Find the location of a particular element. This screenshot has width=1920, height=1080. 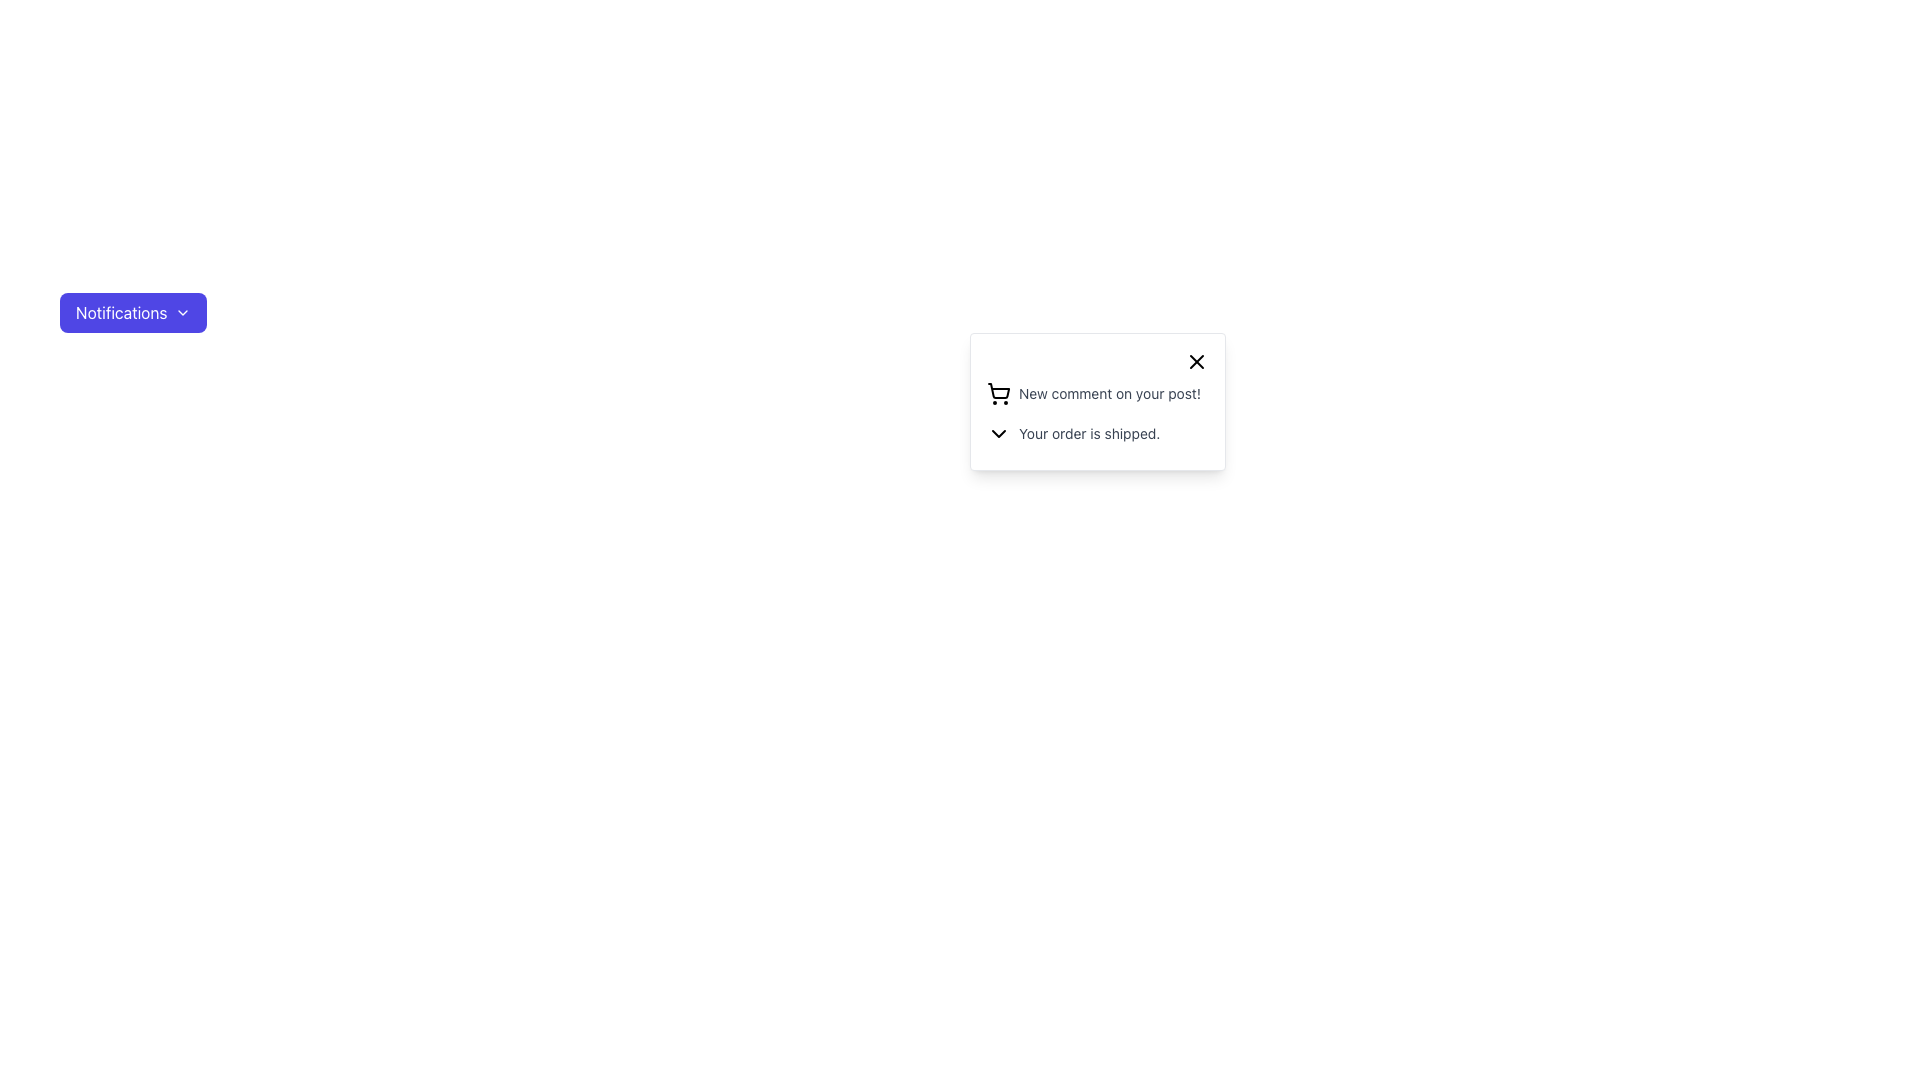

the first notification item in the dropdown that indicates a new comment on the user's post is located at coordinates (1097, 393).